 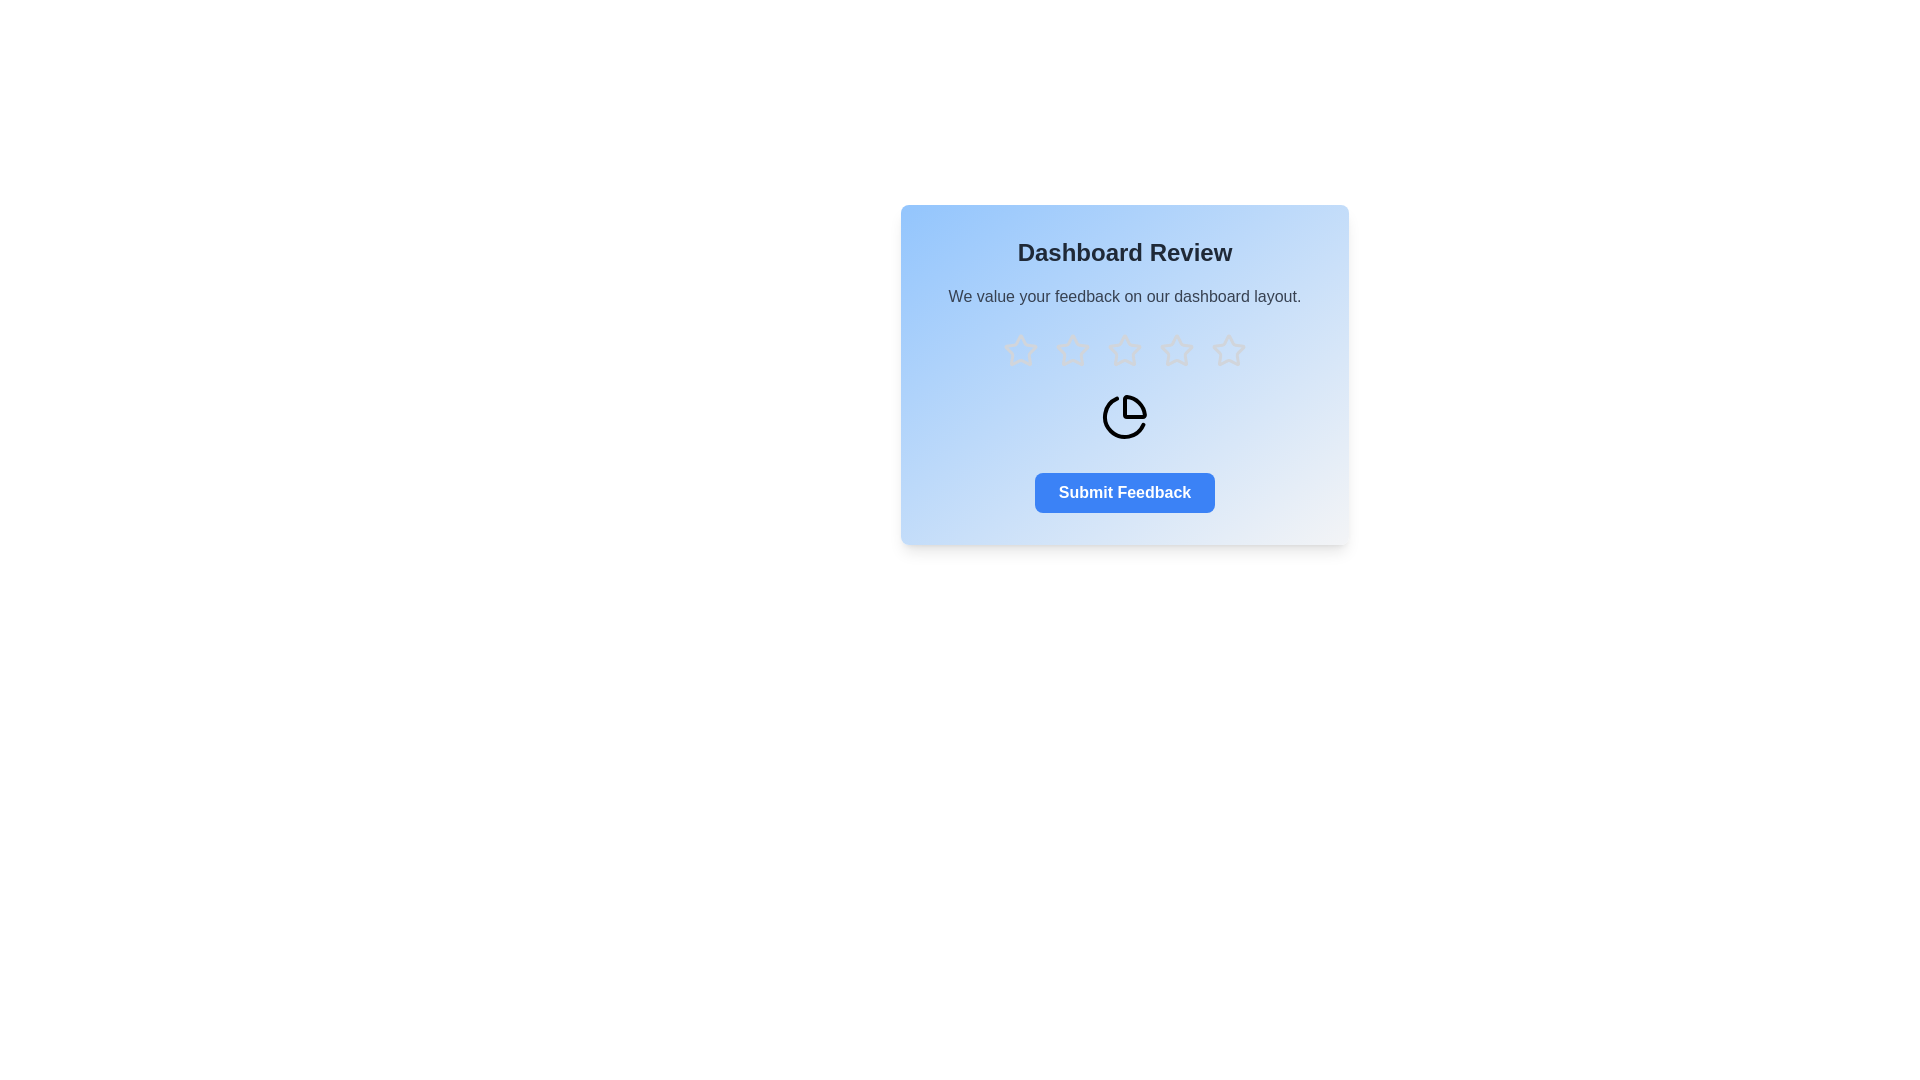 I want to click on the star corresponding to 4 to preview the rating, so click(x=1176, y=350).